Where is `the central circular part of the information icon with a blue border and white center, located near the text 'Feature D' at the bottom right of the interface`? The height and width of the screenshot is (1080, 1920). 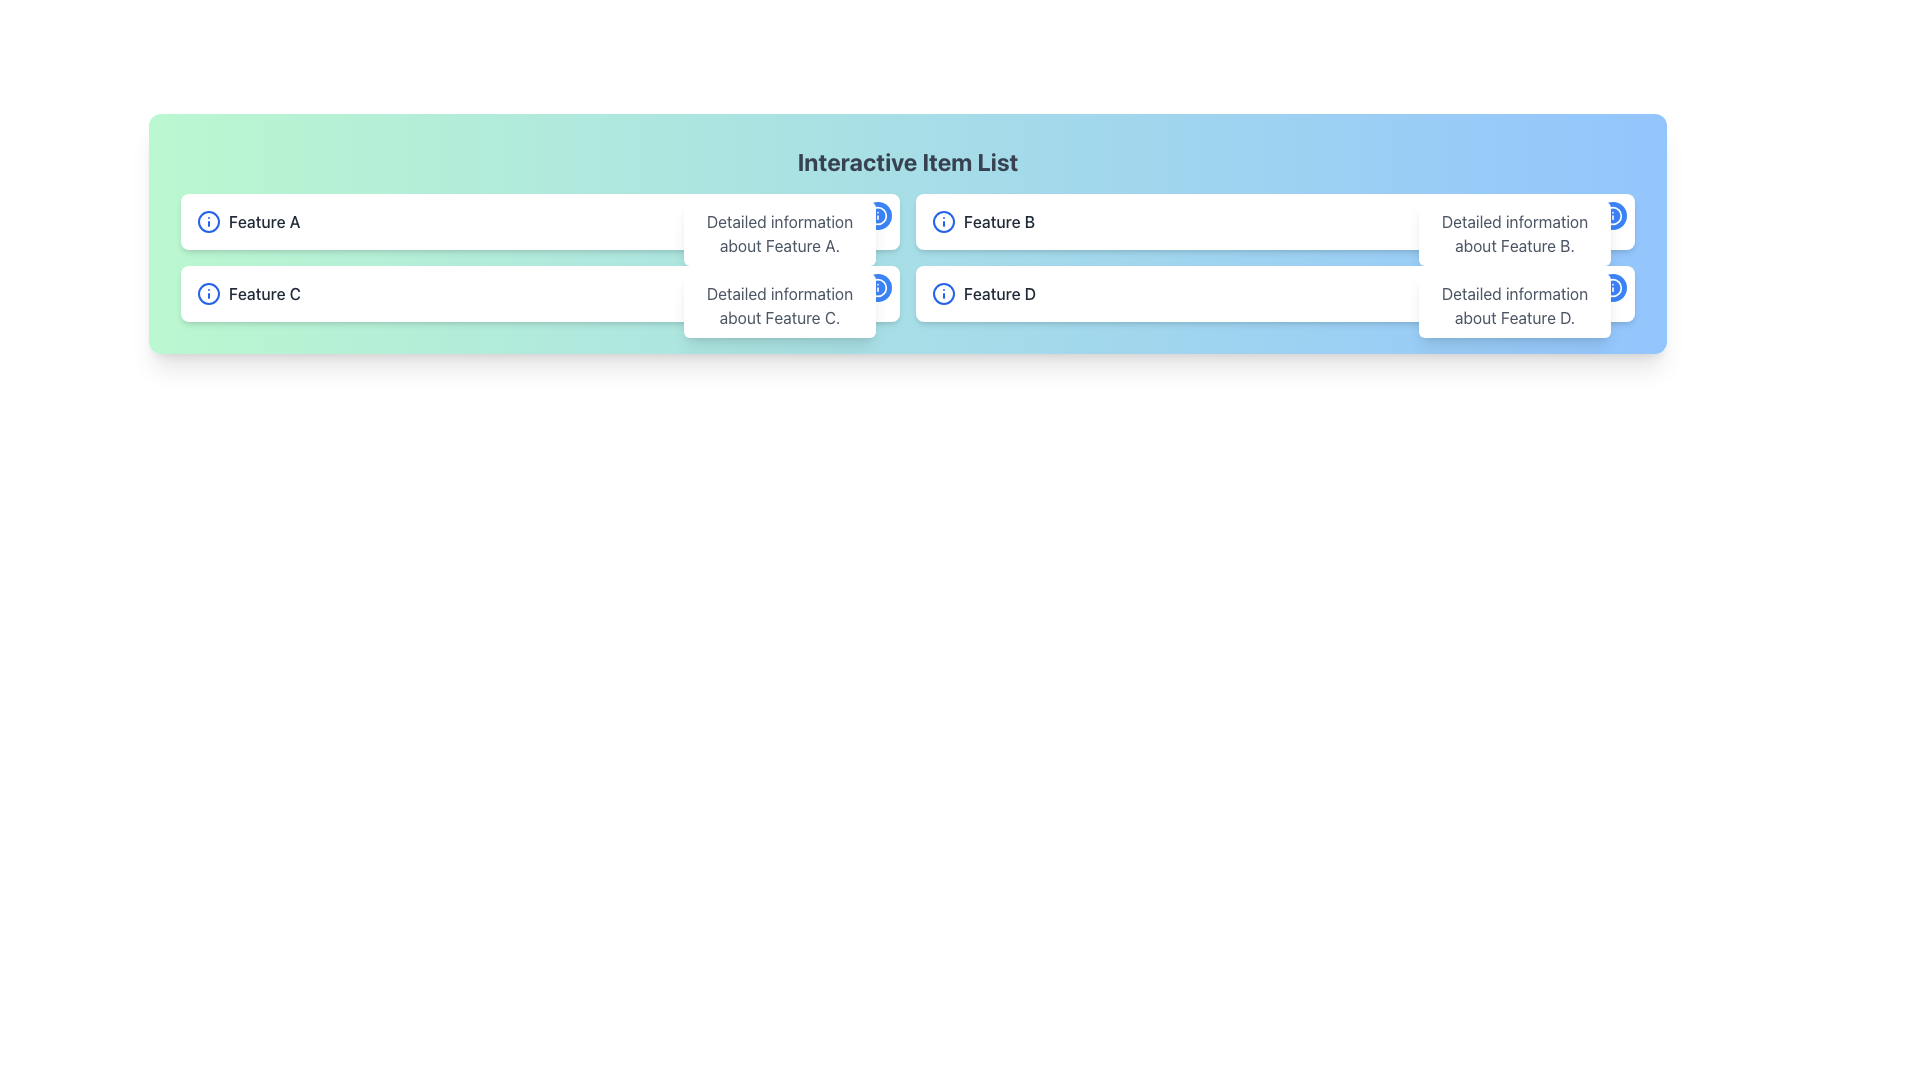
the central circular part of the information icon with a blue border and white center, located near the text 'Feature D' at the bottom right of the interface is located at coordinates (943, 293).